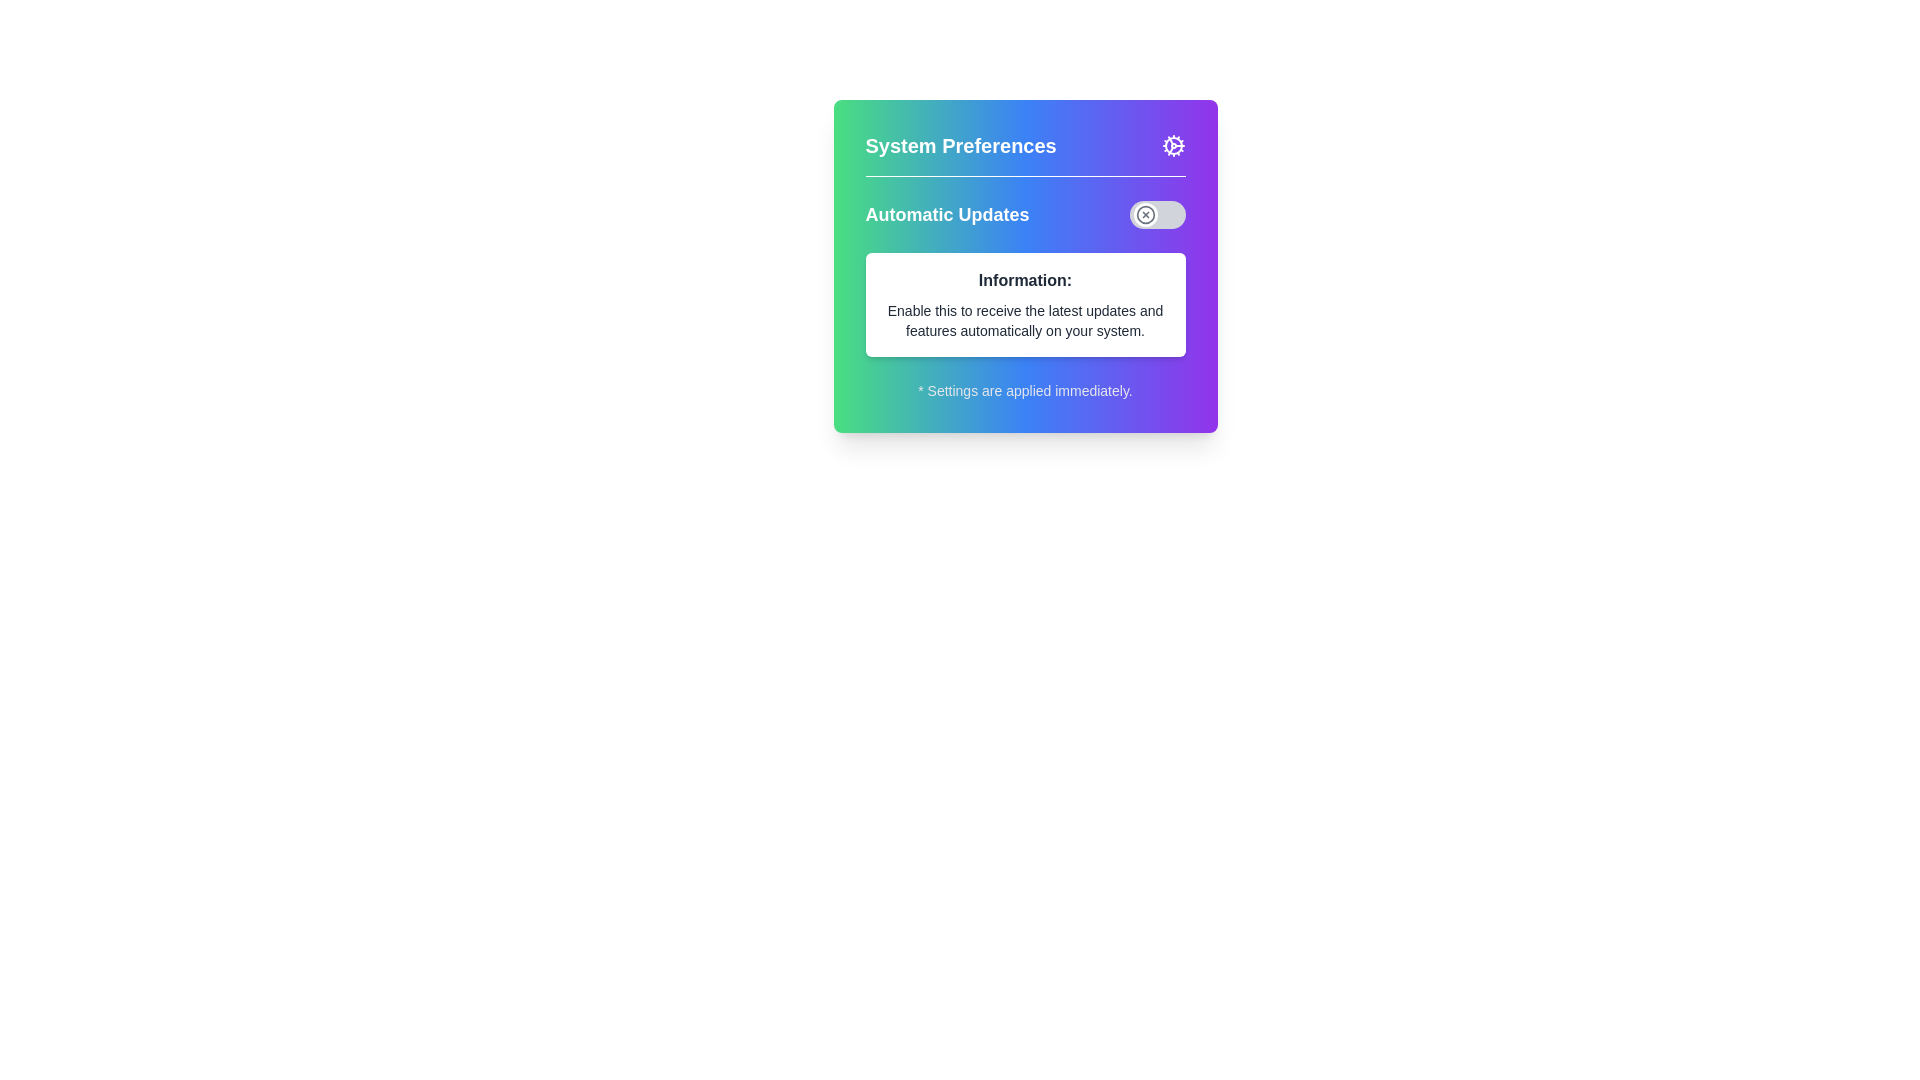  I want to click on the informational text block displaying 'Information:' and the paragraph about receiving updates, so click(1025, 304).